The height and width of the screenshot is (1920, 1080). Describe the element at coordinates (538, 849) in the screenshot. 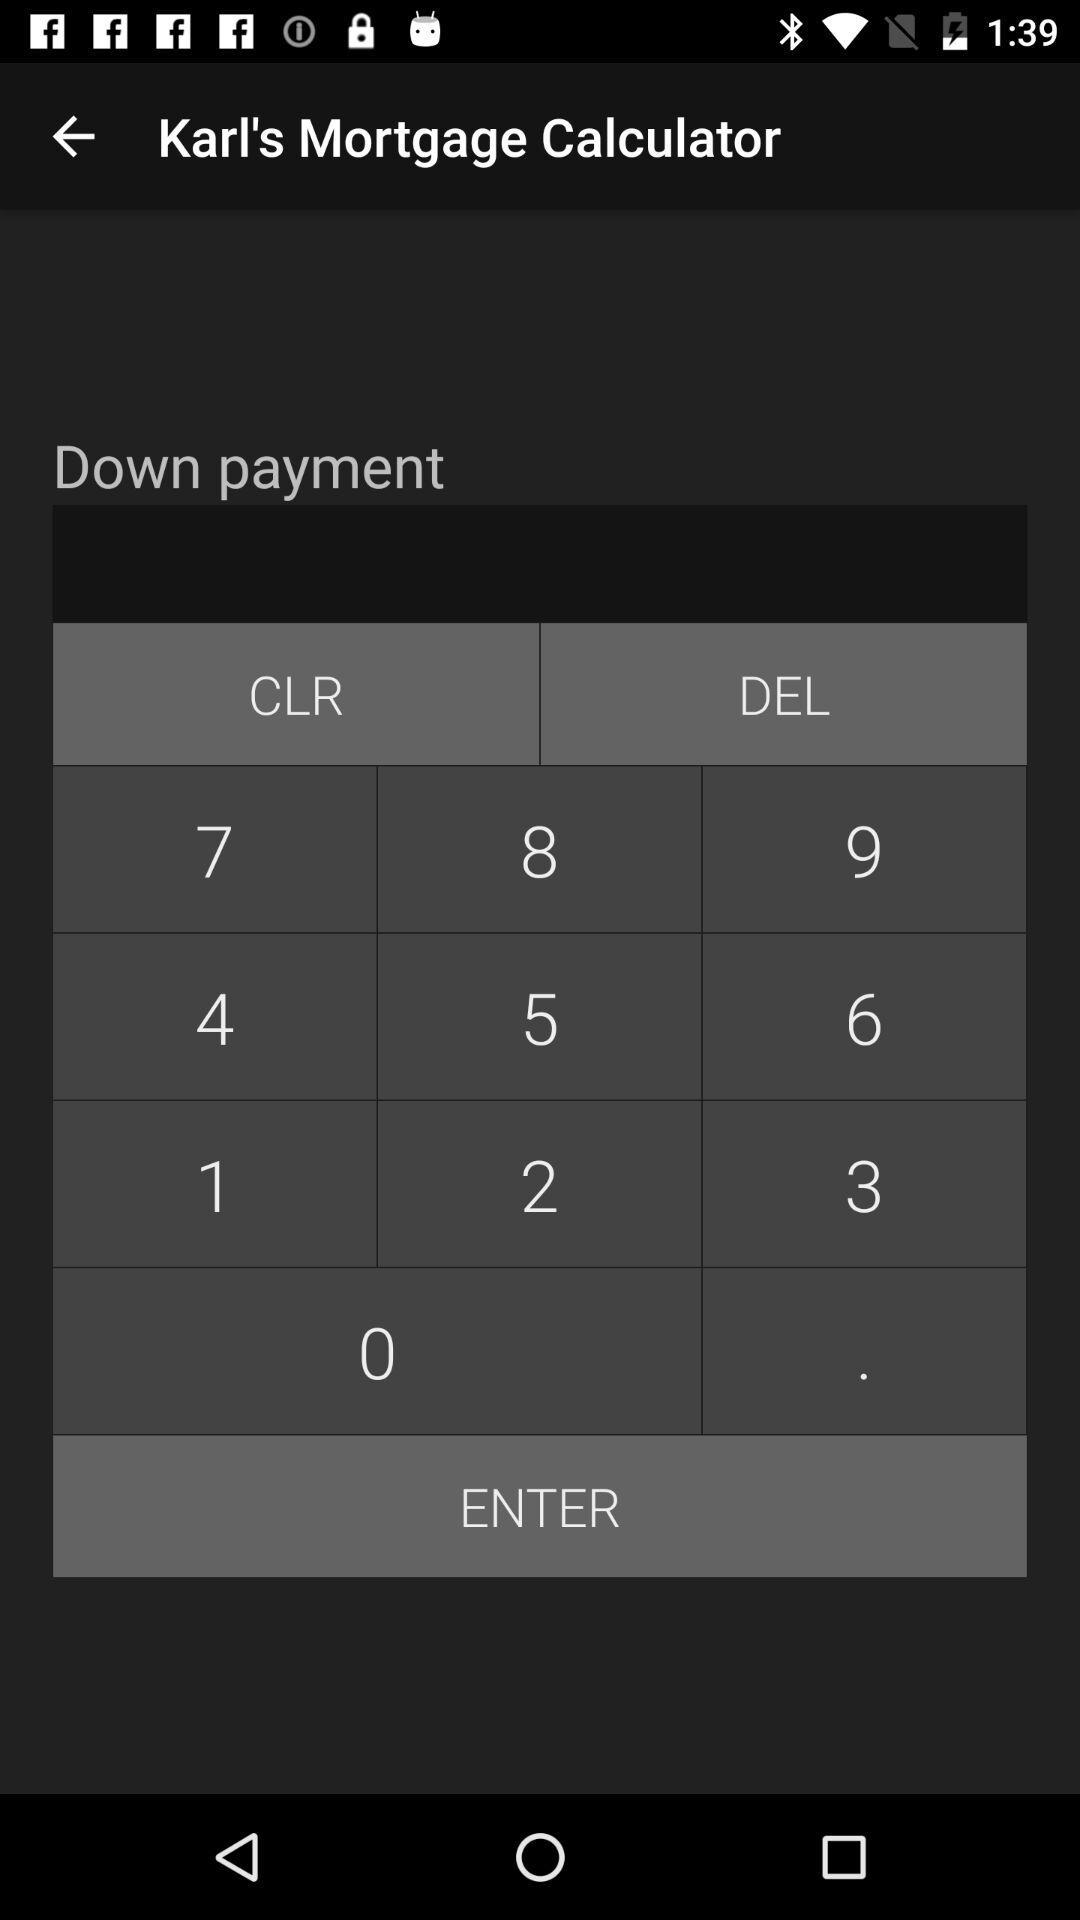

I see `the icon below clr` at that location.